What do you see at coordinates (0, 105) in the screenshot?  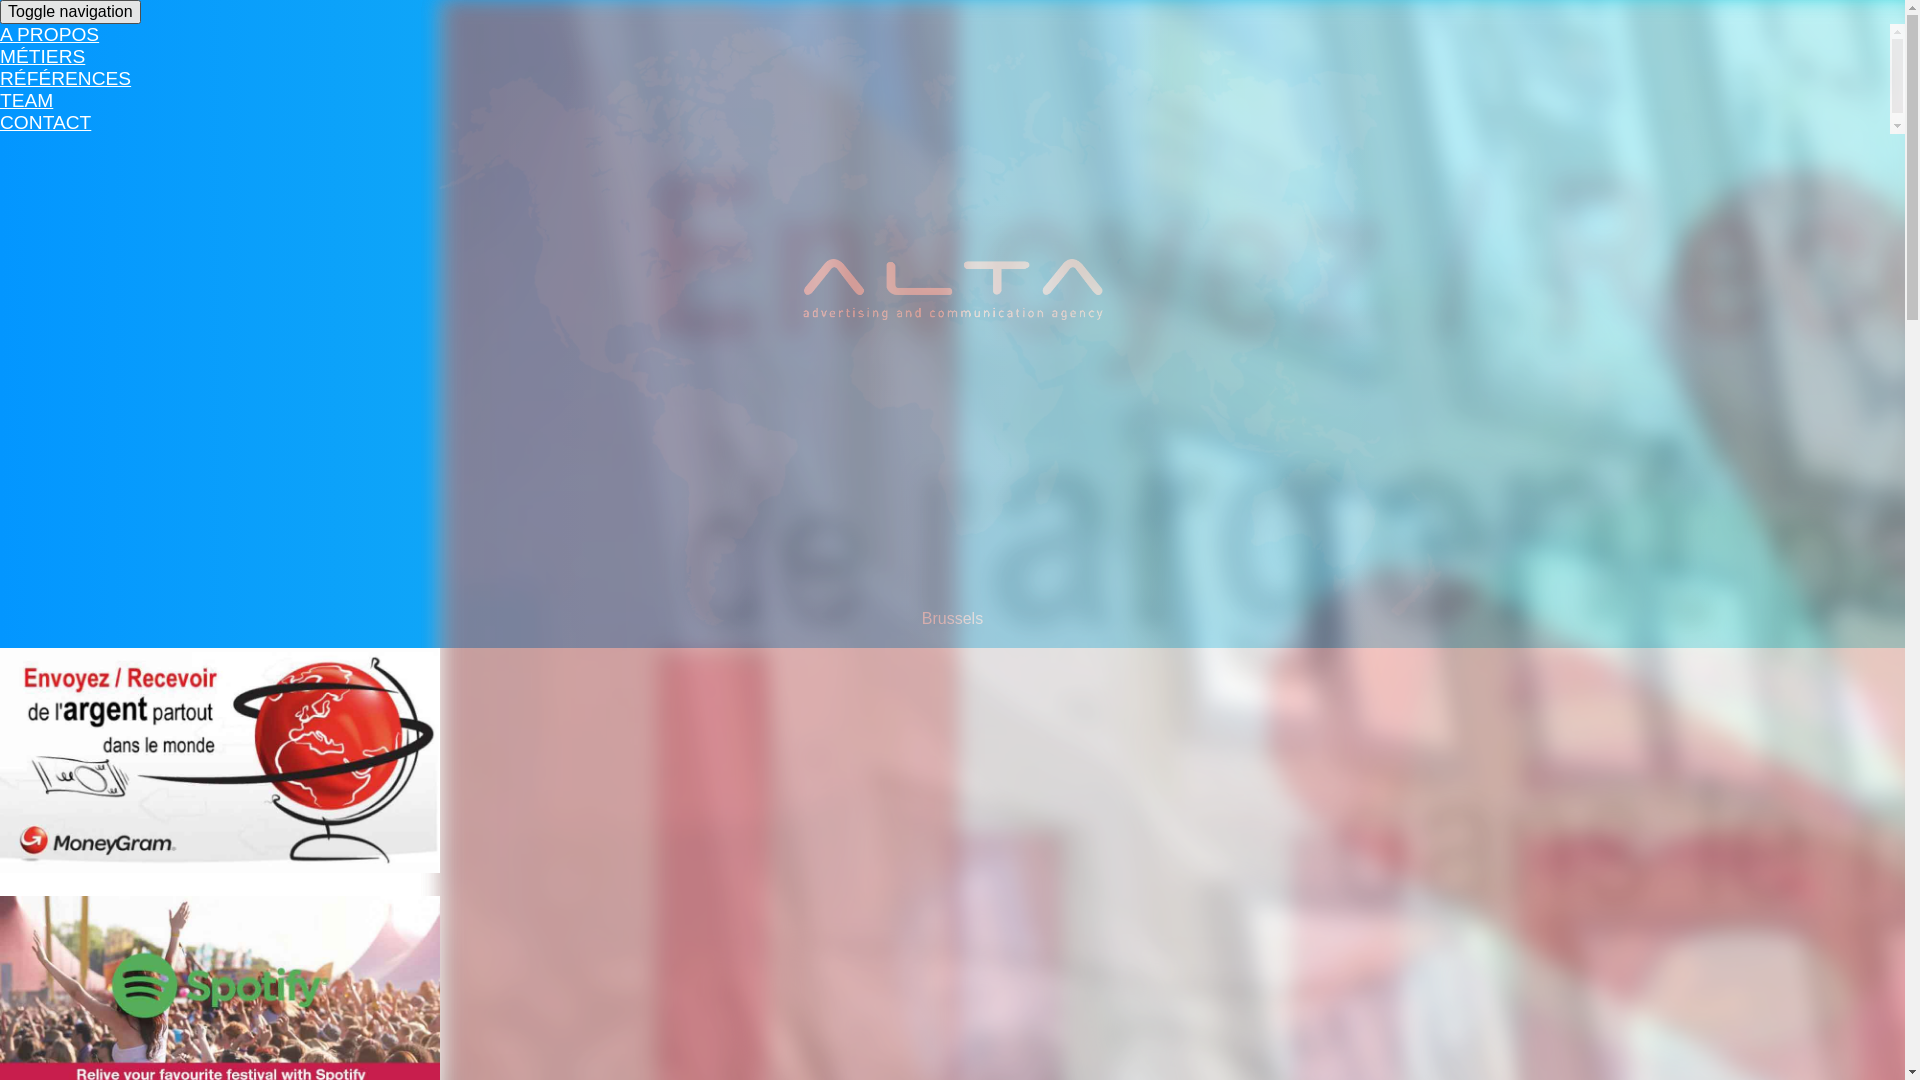 I see `'TEAM'` at bounding box center [0, 105].